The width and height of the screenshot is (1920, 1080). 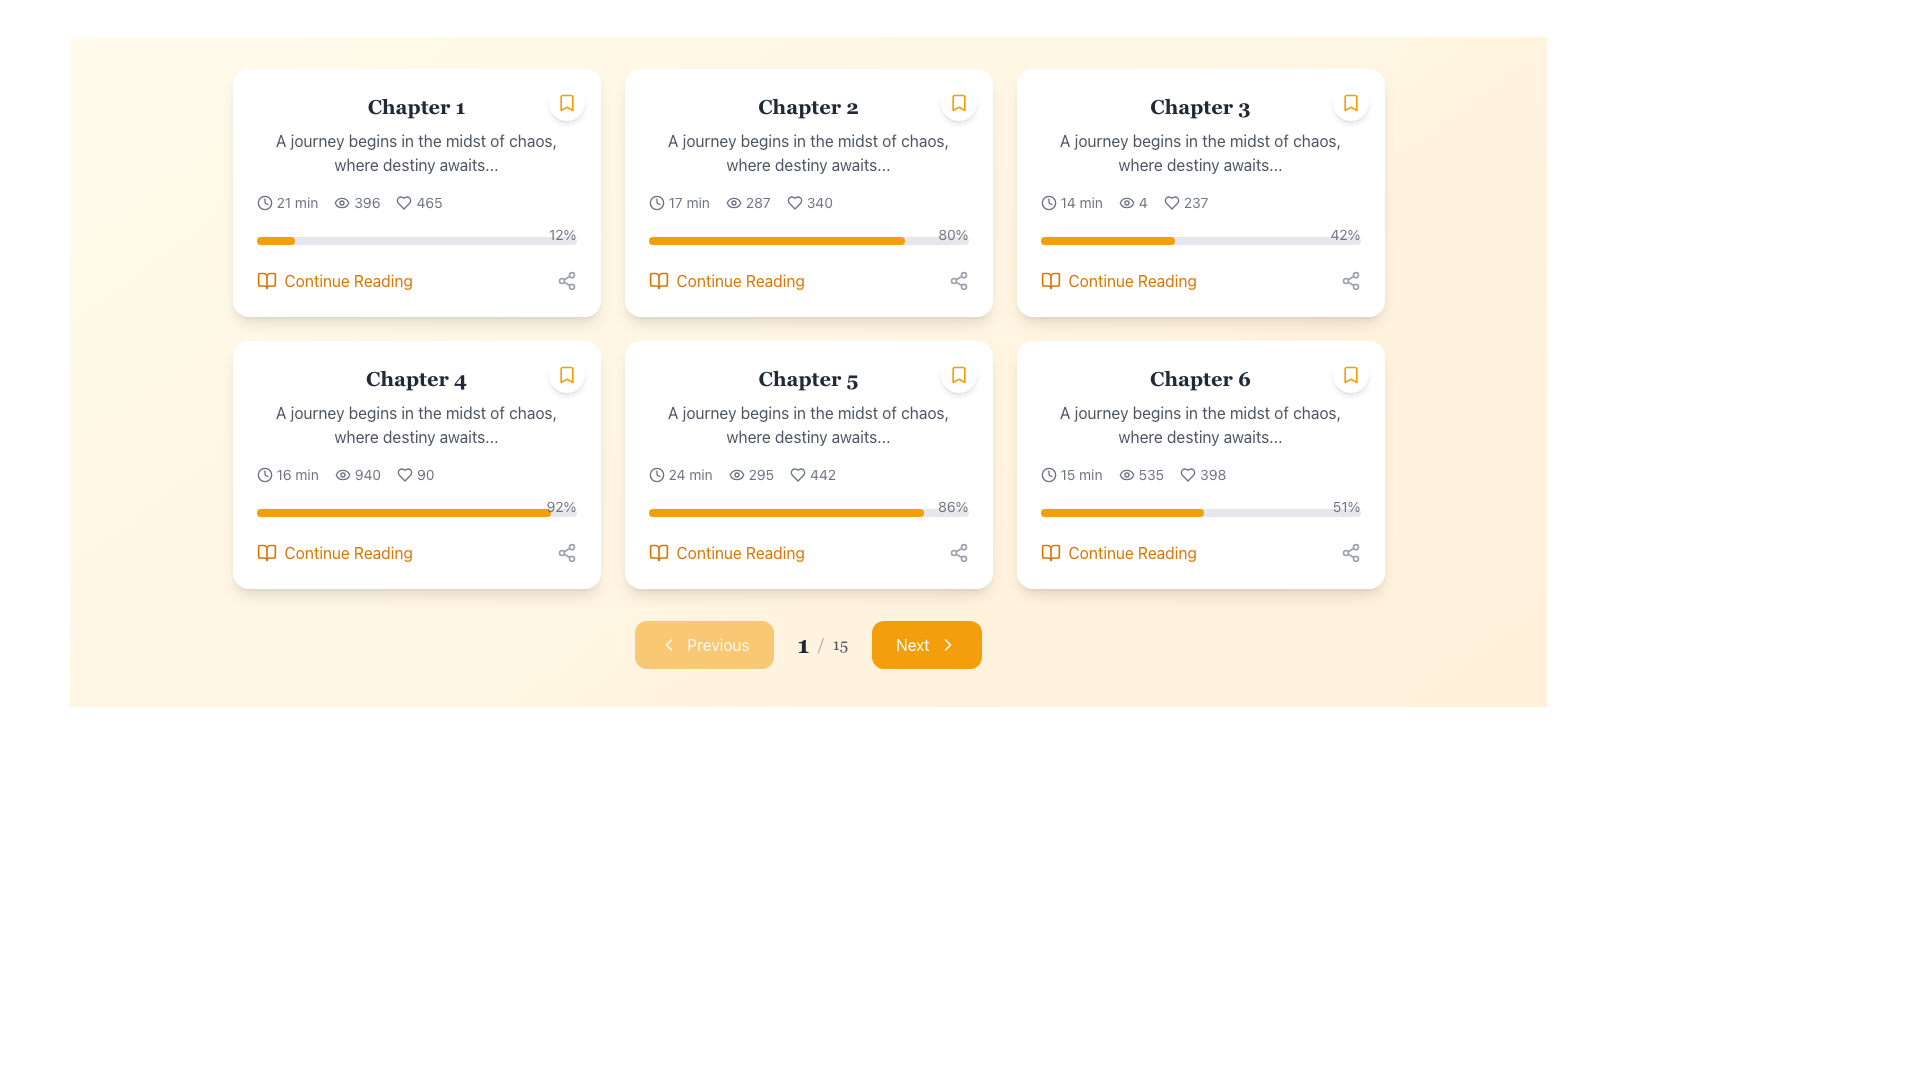 I want to click on the 'Previous' button located near the bottom center of the interface, so click(x=669, y=644).